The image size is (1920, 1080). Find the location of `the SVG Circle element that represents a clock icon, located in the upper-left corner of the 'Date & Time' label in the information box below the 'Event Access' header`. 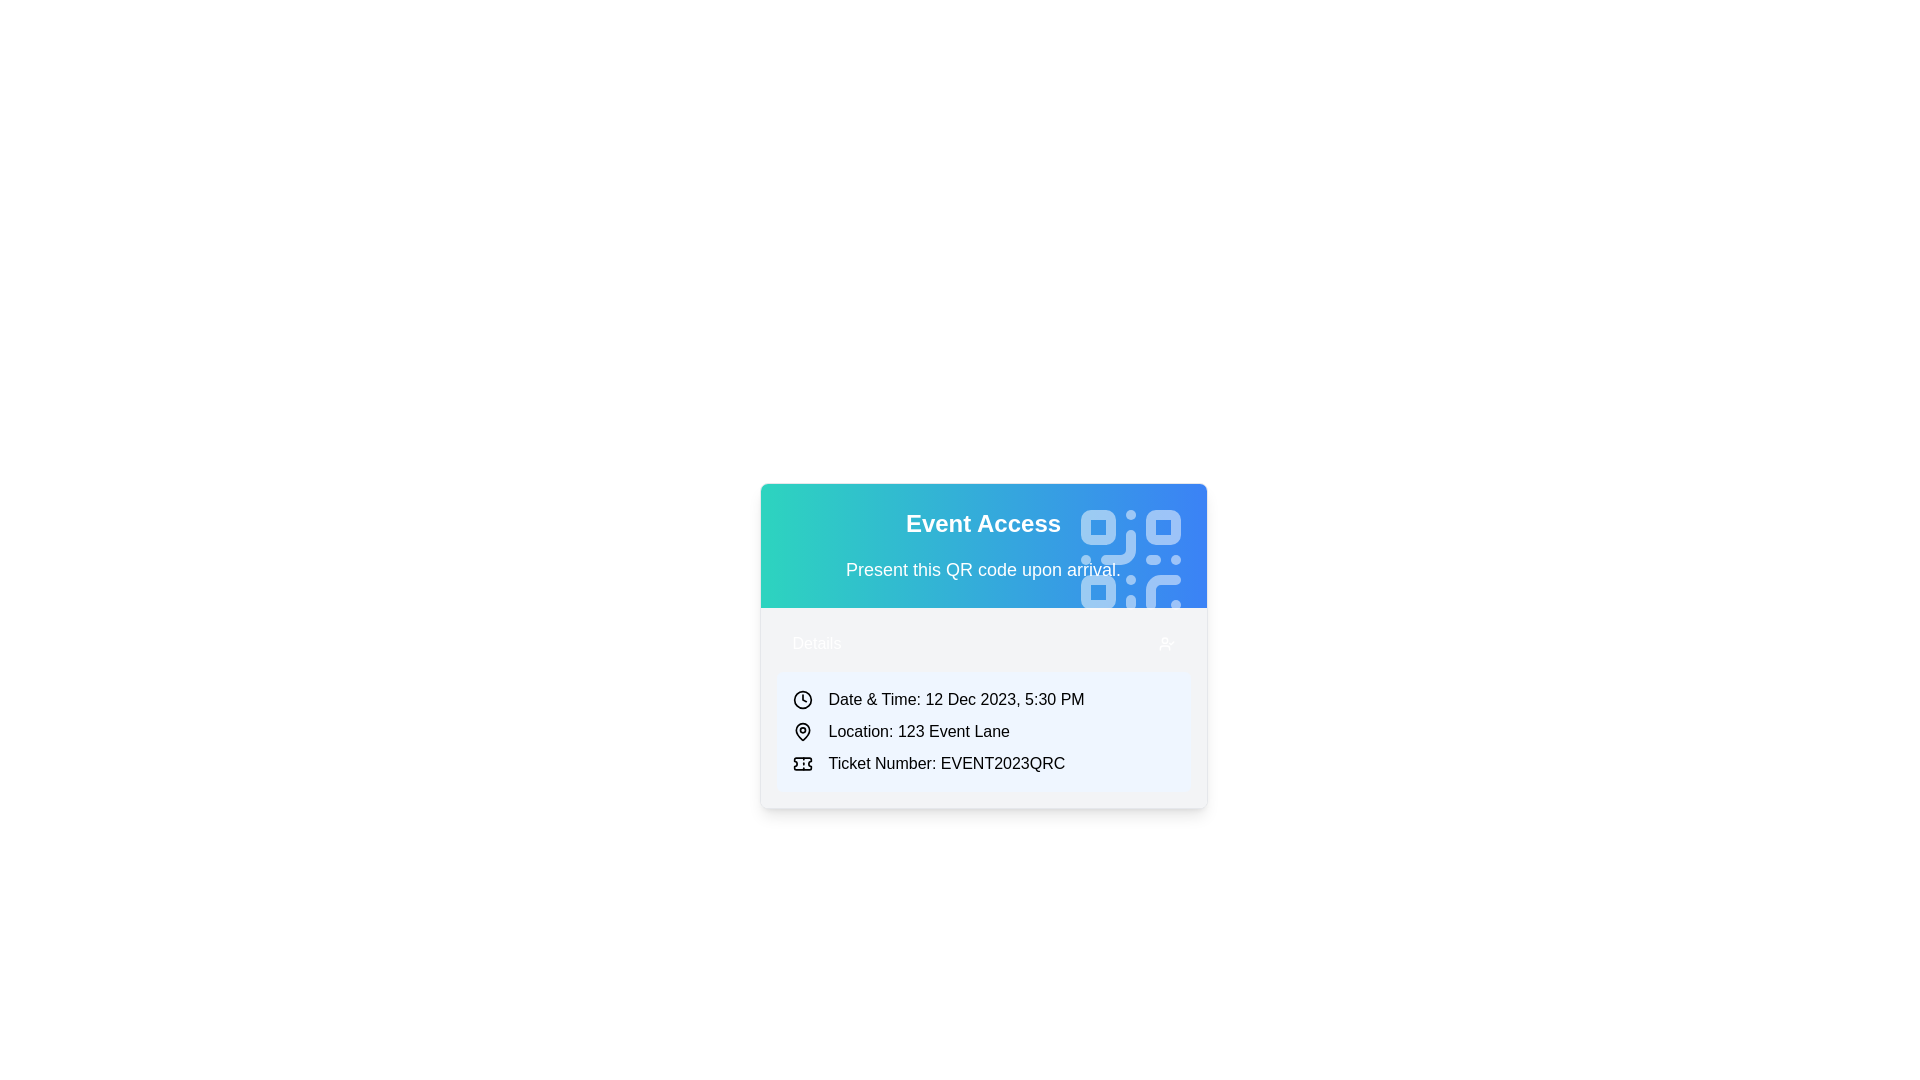

the SVG Circle element that represents a clock icon, located in the upper-left corner of the 'Date & Time' label in the information box below the 'Event Access' header is located at coordinates (802, 698).